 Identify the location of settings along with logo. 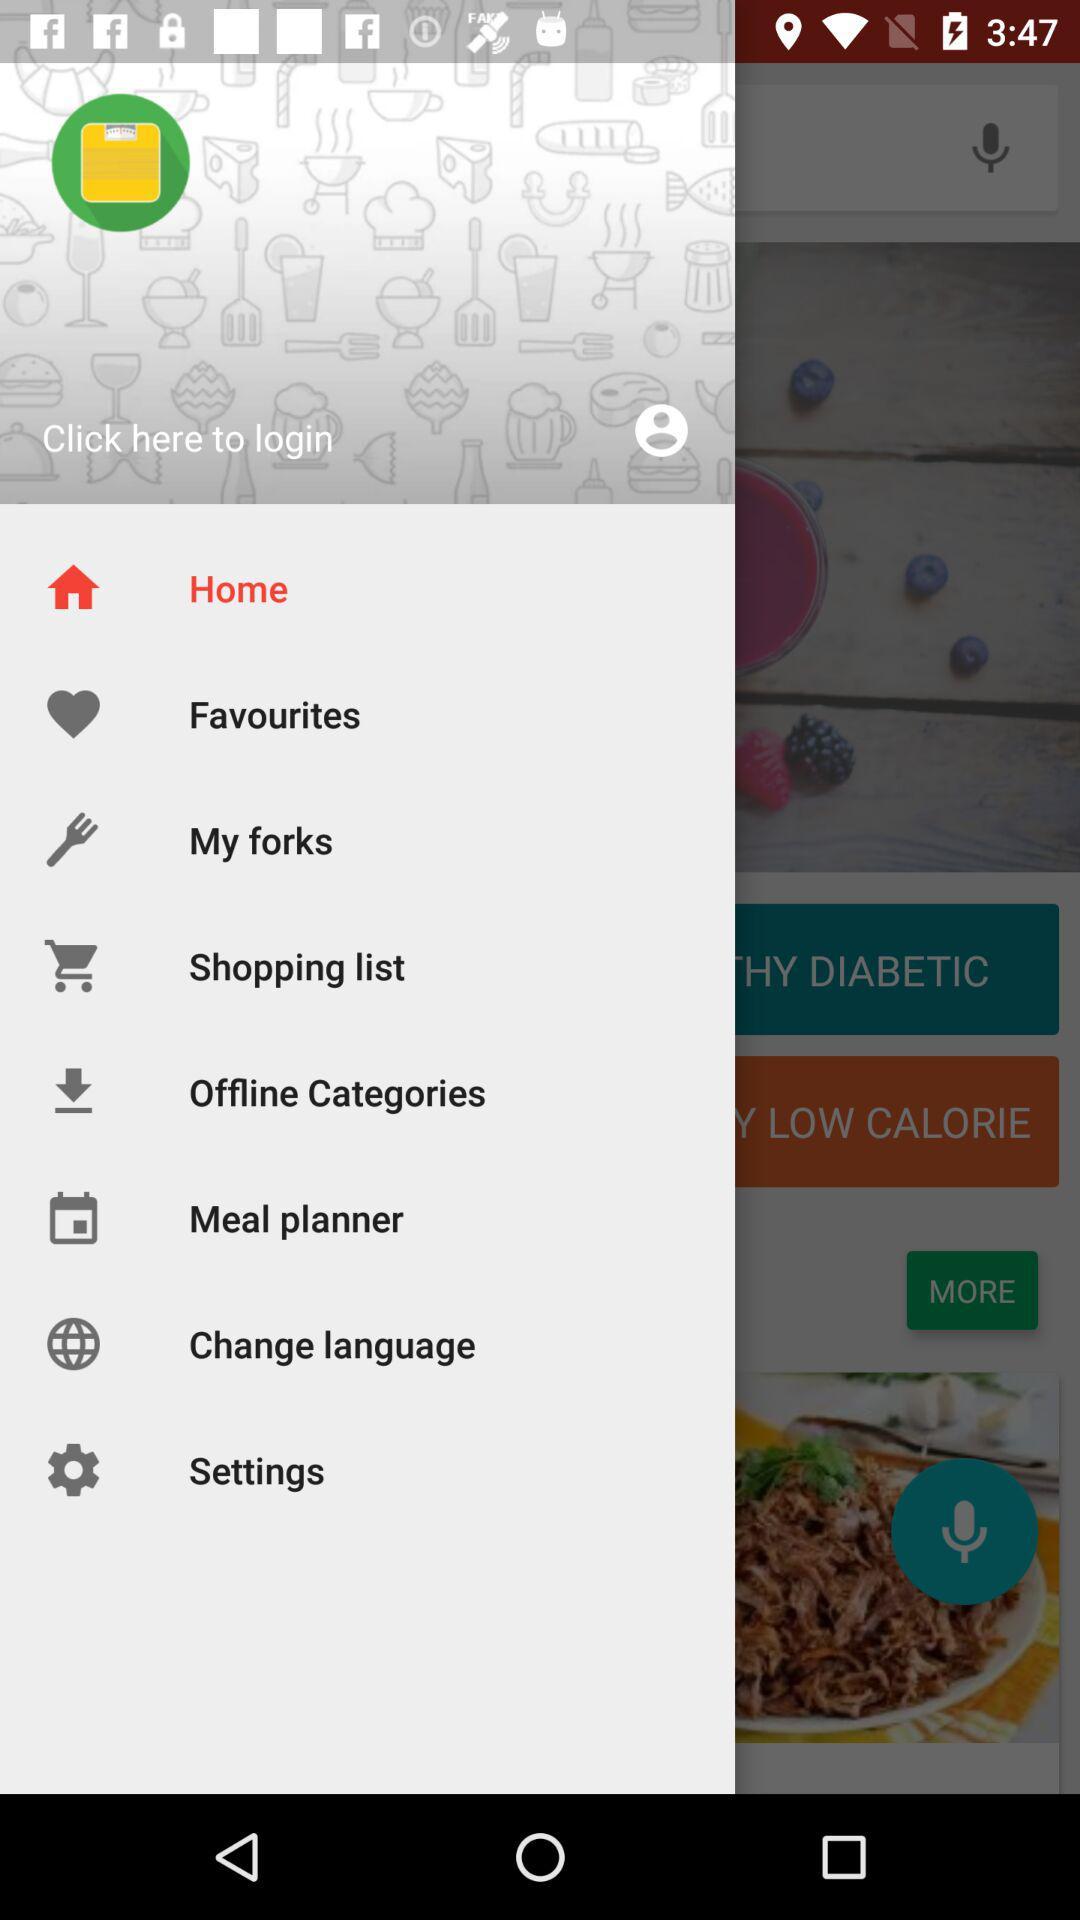
(186, 1582).